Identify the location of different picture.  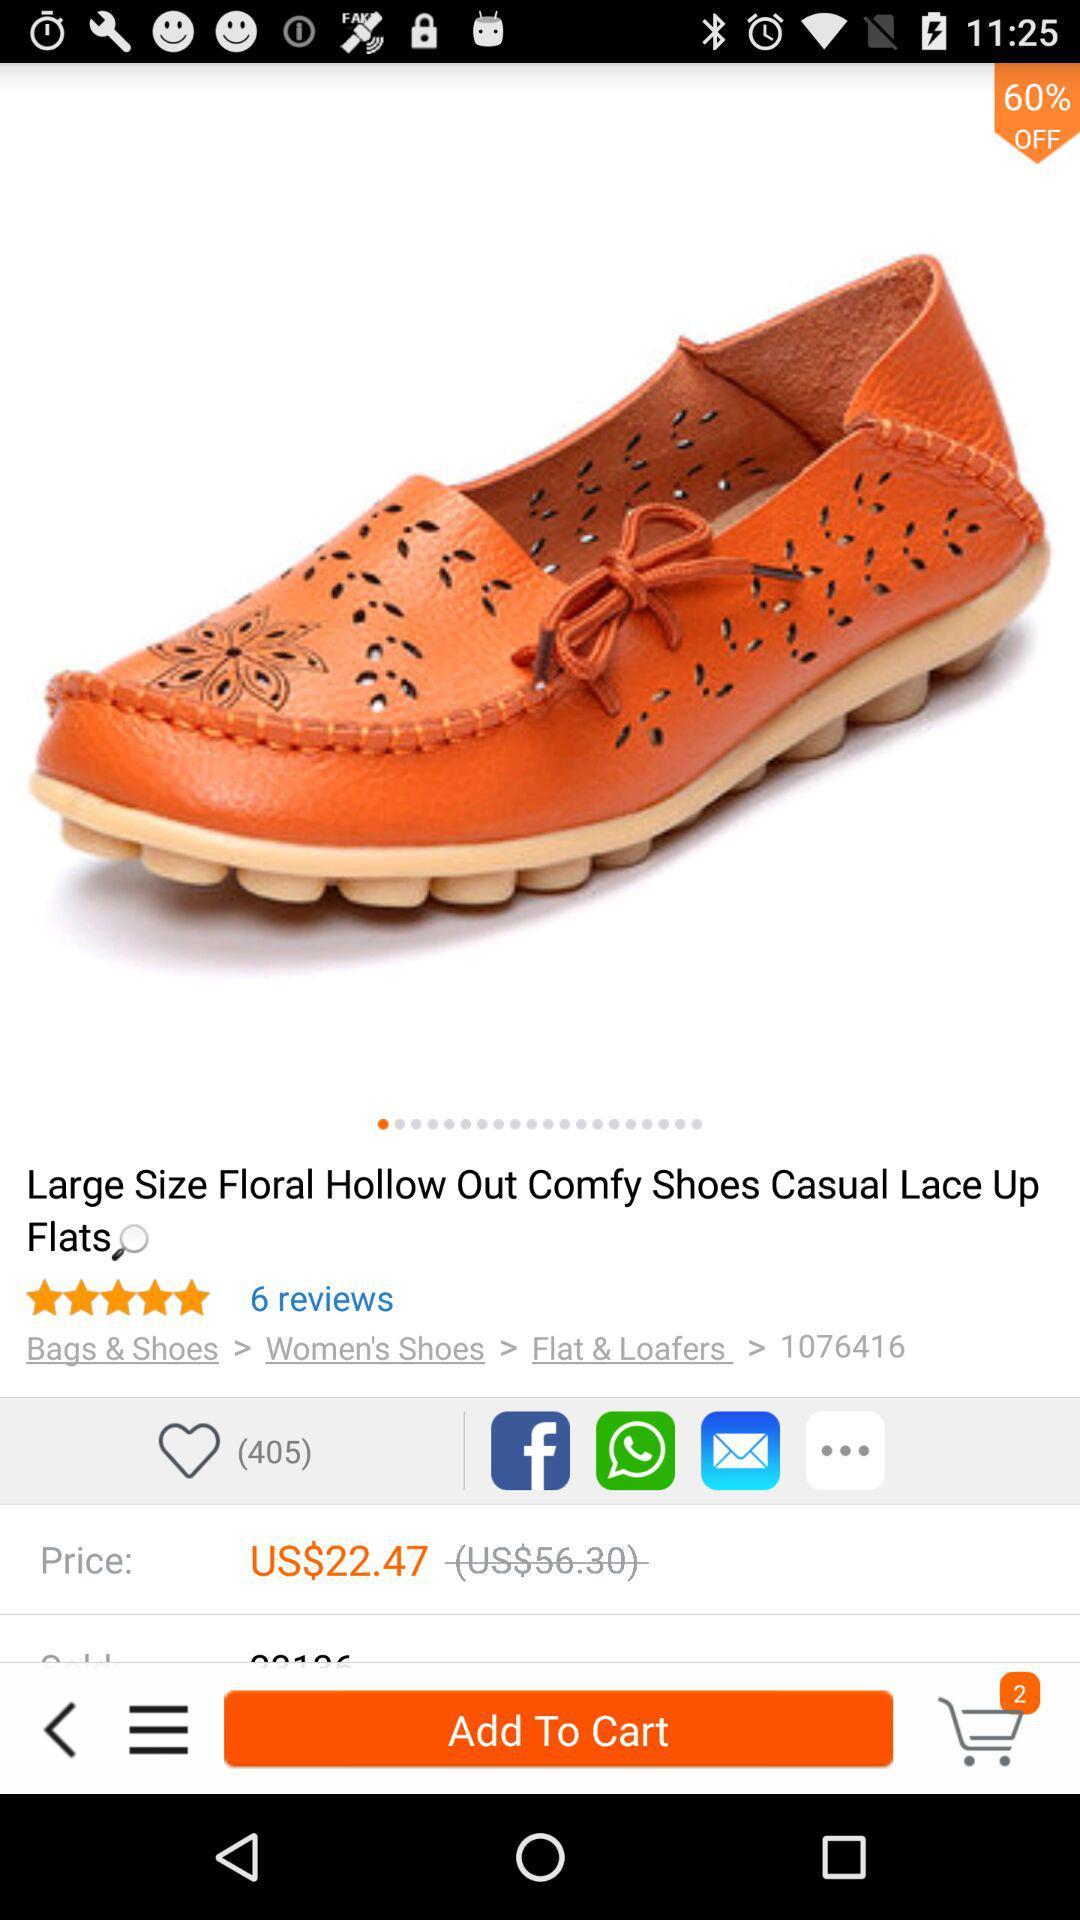
(465, 1124).